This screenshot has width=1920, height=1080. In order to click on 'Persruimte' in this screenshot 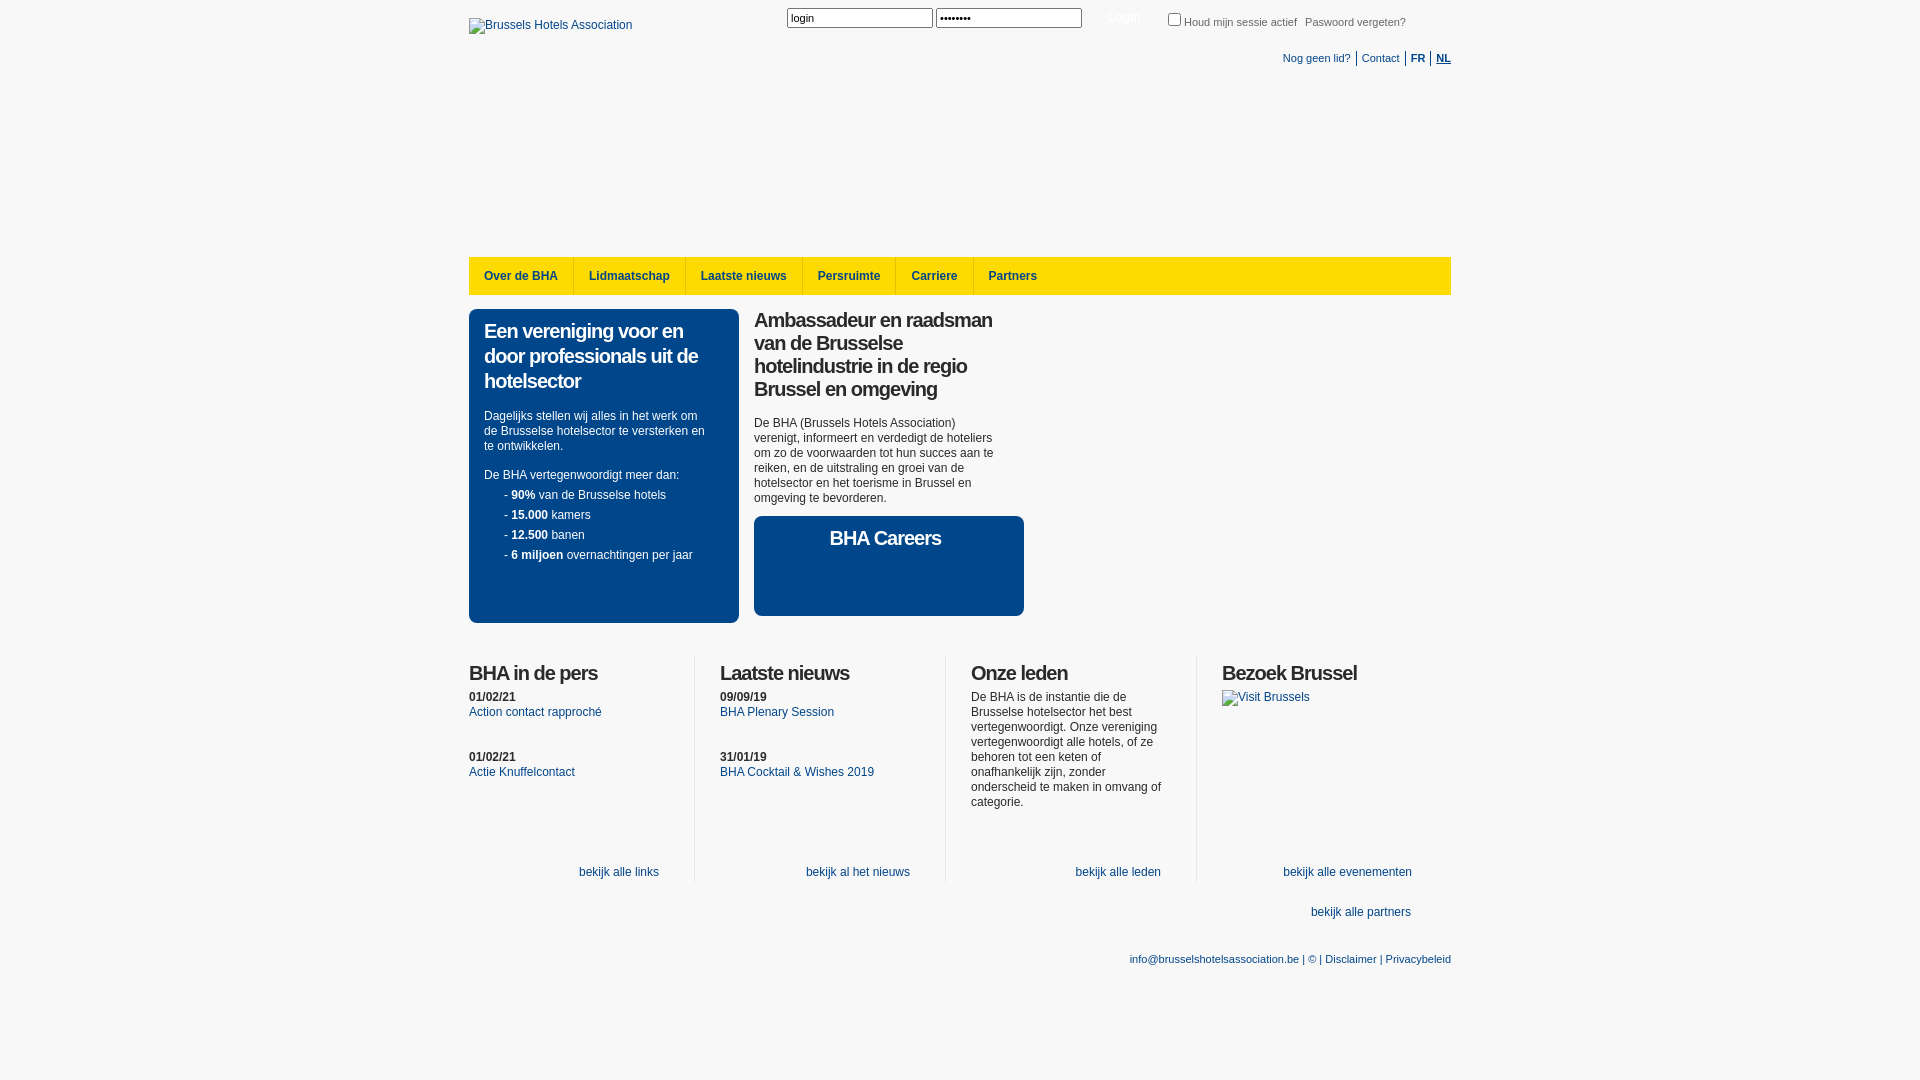, I will do `click(849, 276)`.